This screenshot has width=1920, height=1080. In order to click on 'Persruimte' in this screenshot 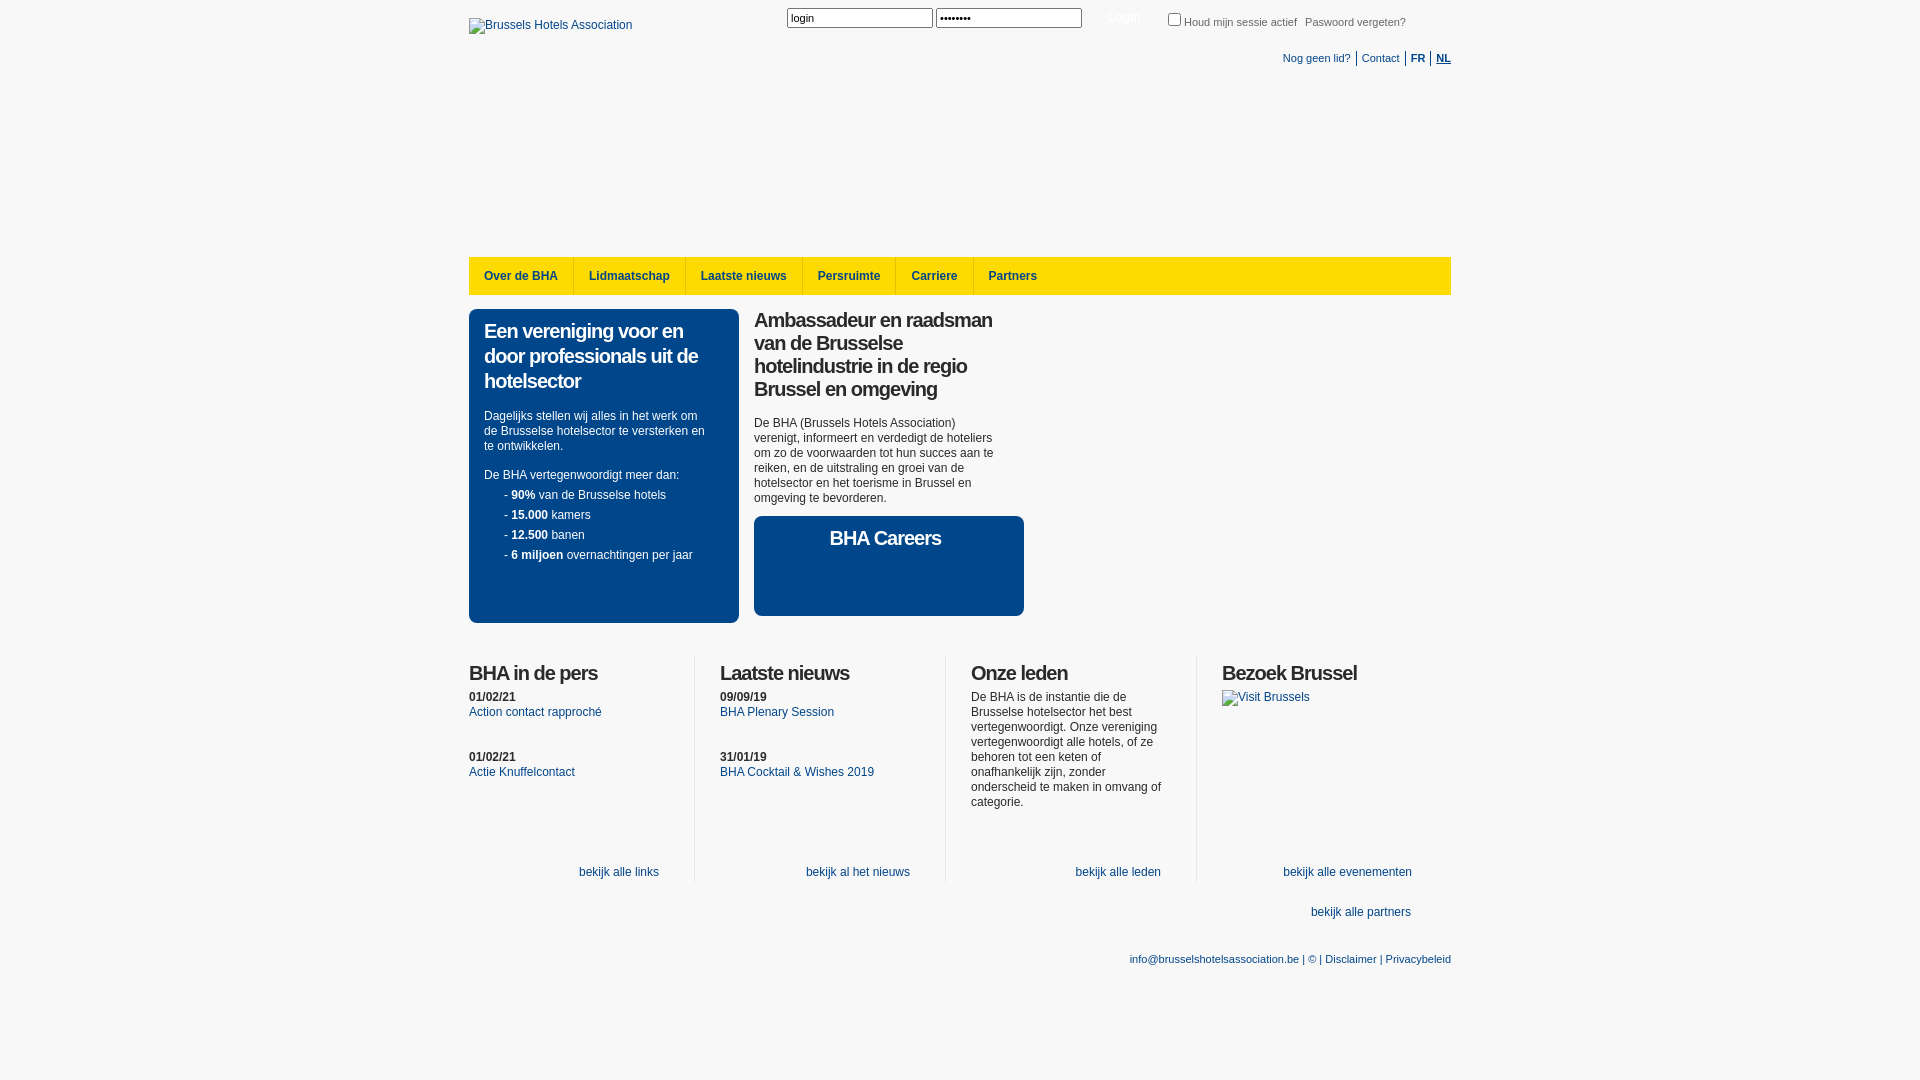, I will do `click(849, 276)`.